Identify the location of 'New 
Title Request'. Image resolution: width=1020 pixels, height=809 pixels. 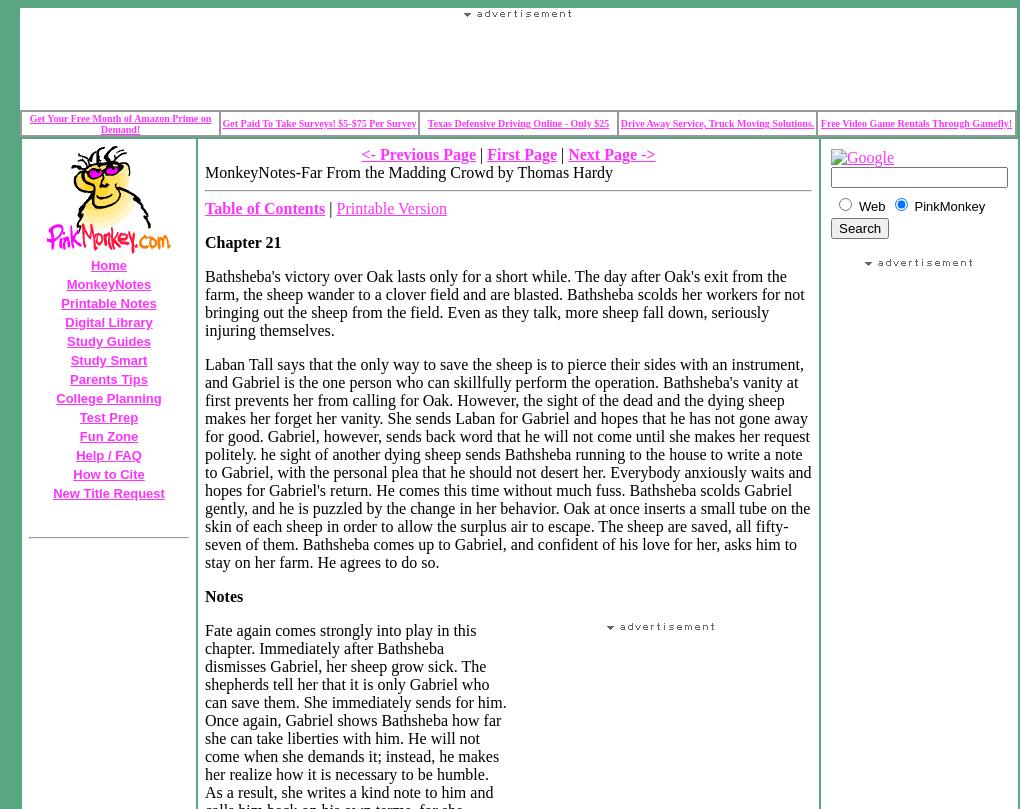
(107, 492).